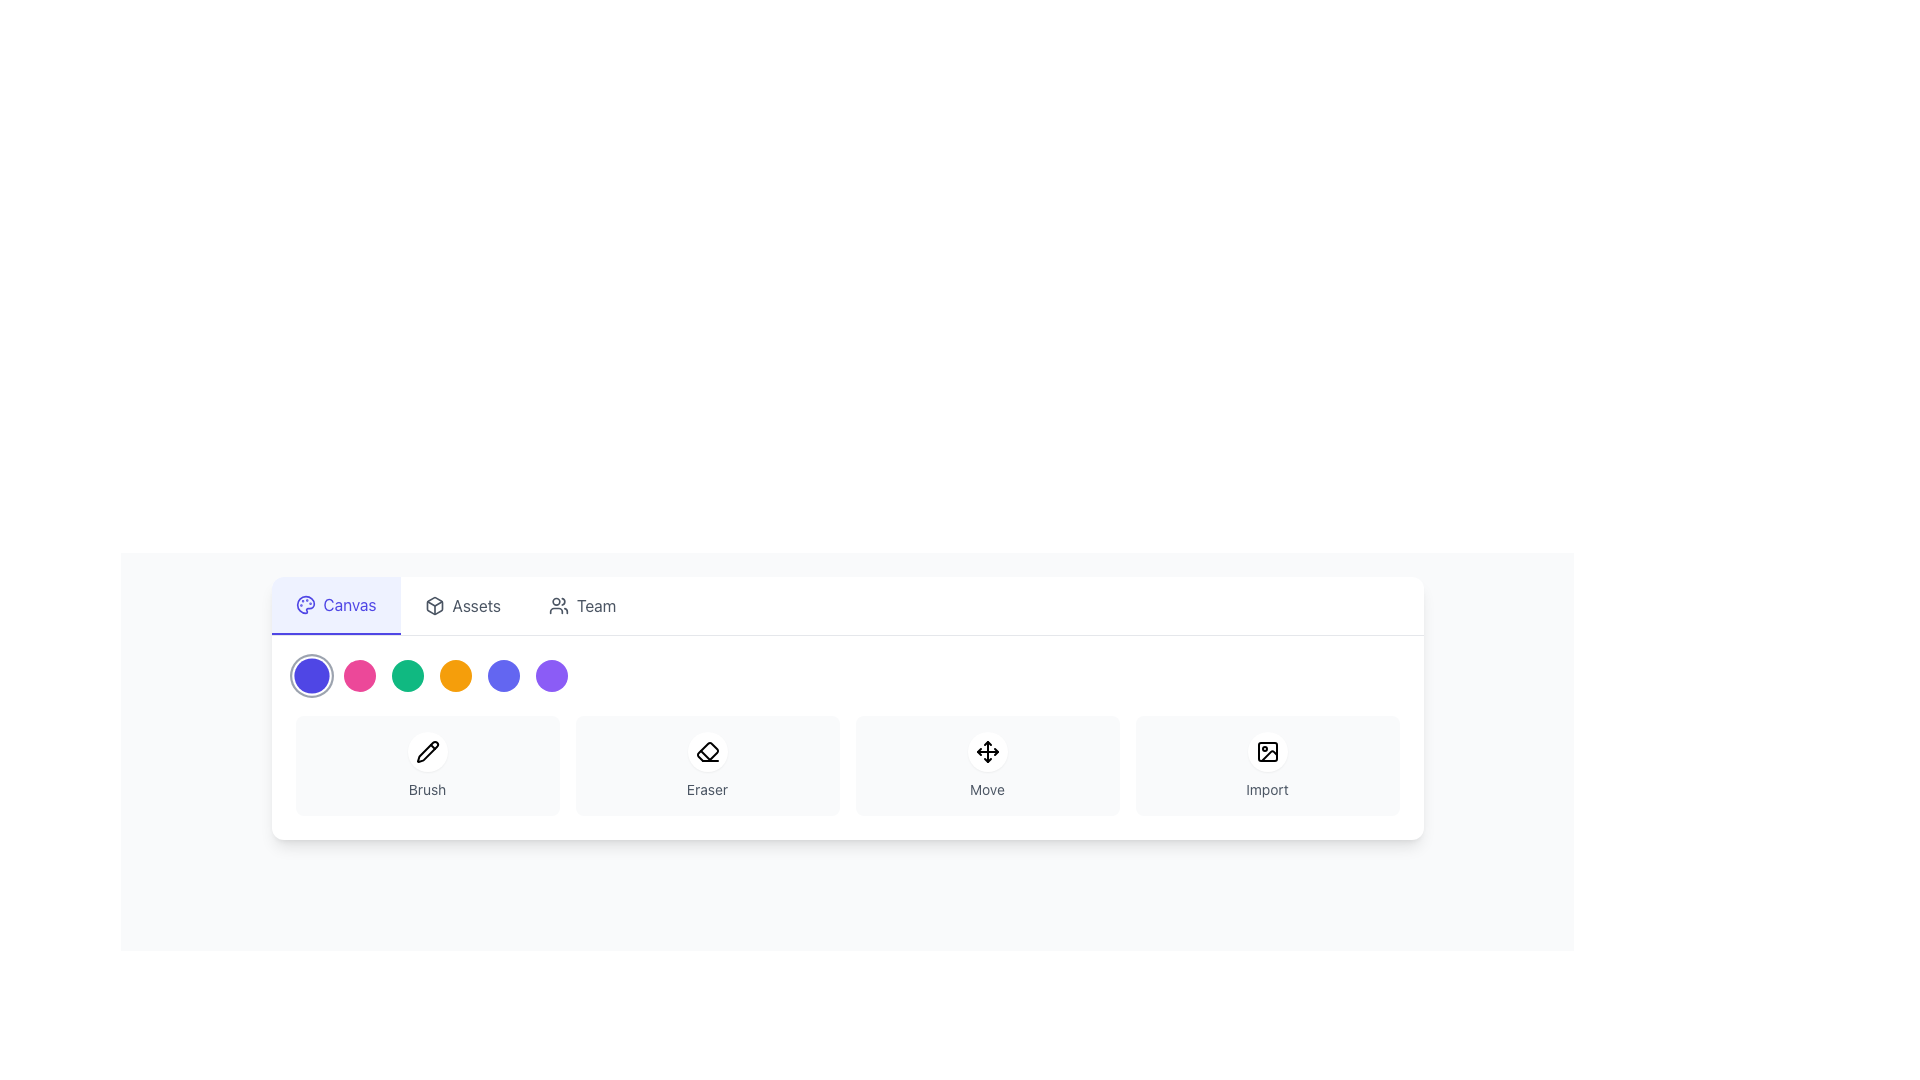 This screenshot has height=1080, width=1920. Describe the element at coordinates (1266, 752) in the screenshot. I see `the import button, which is the rightmost icon in the last row of the toolset panel` at that location.